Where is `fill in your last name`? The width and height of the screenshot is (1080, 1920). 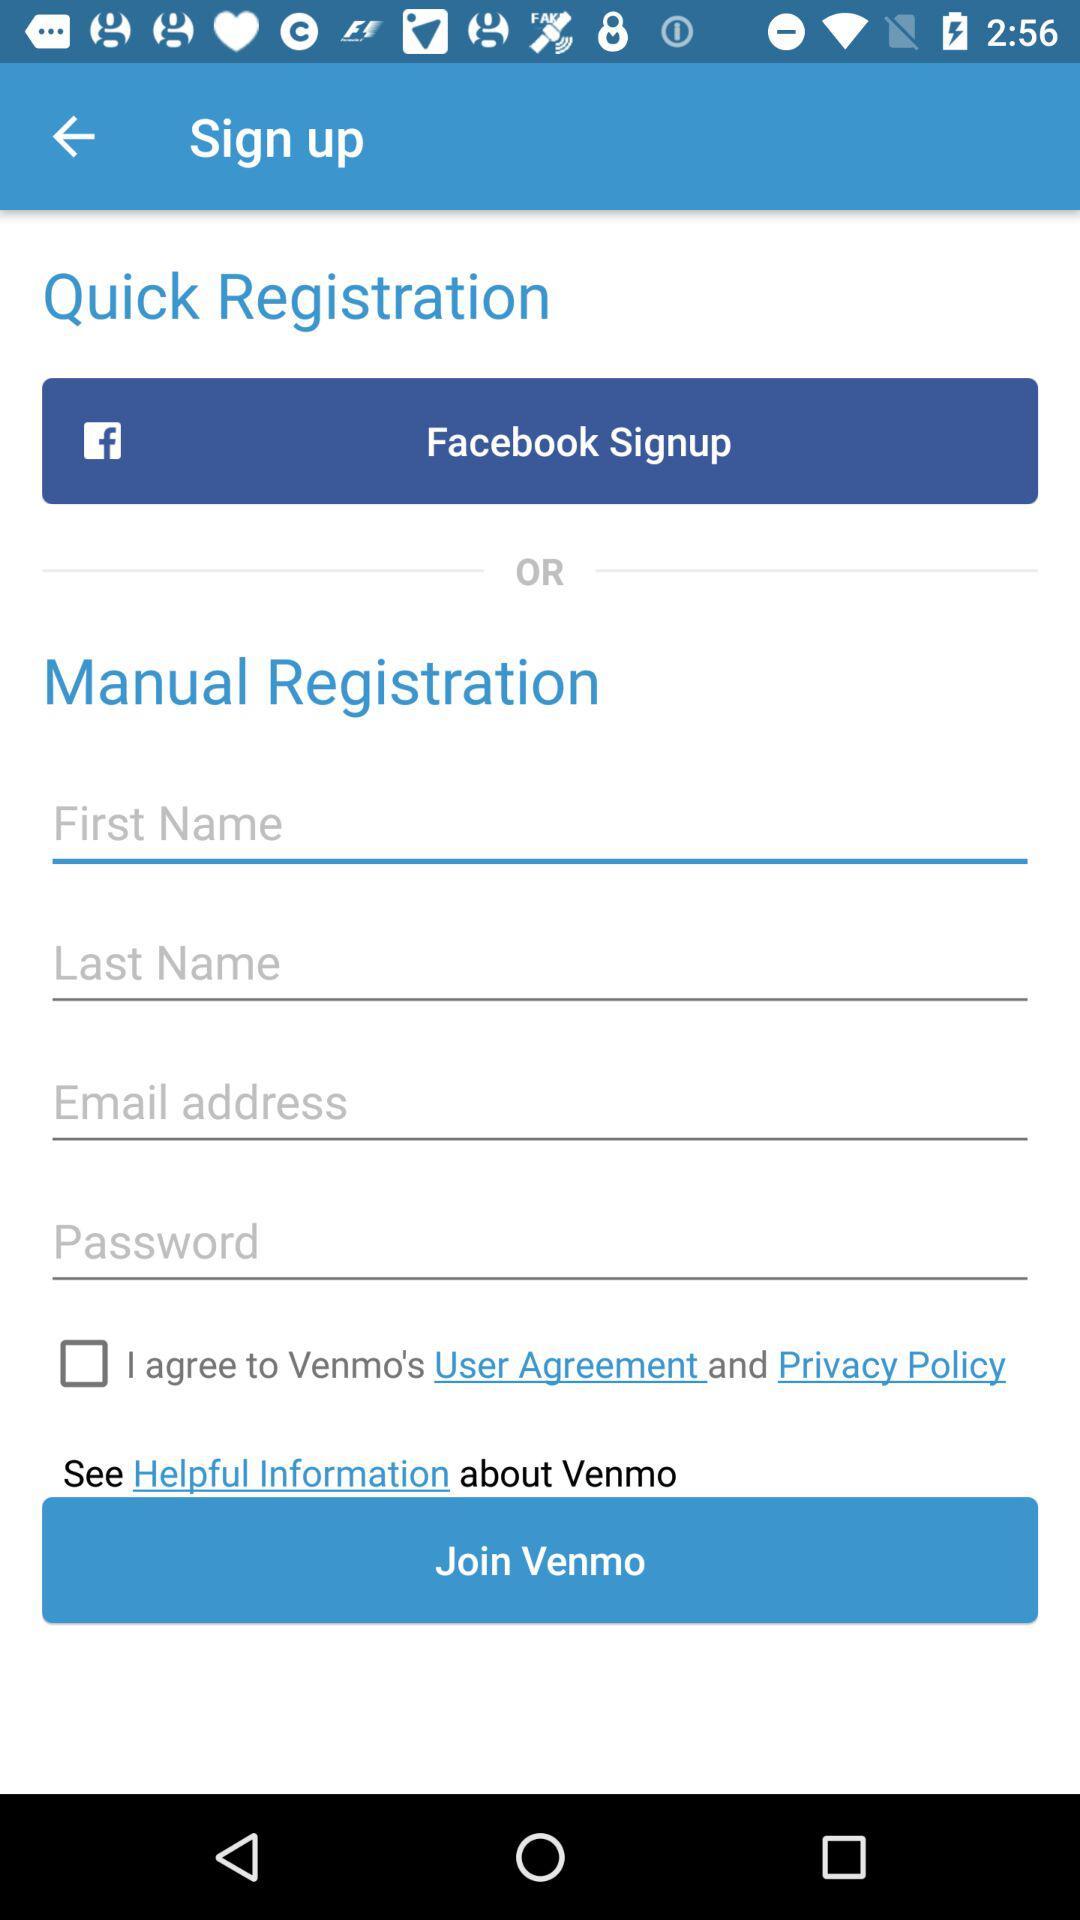
fill in your last name is located at coordinates (540, 962).